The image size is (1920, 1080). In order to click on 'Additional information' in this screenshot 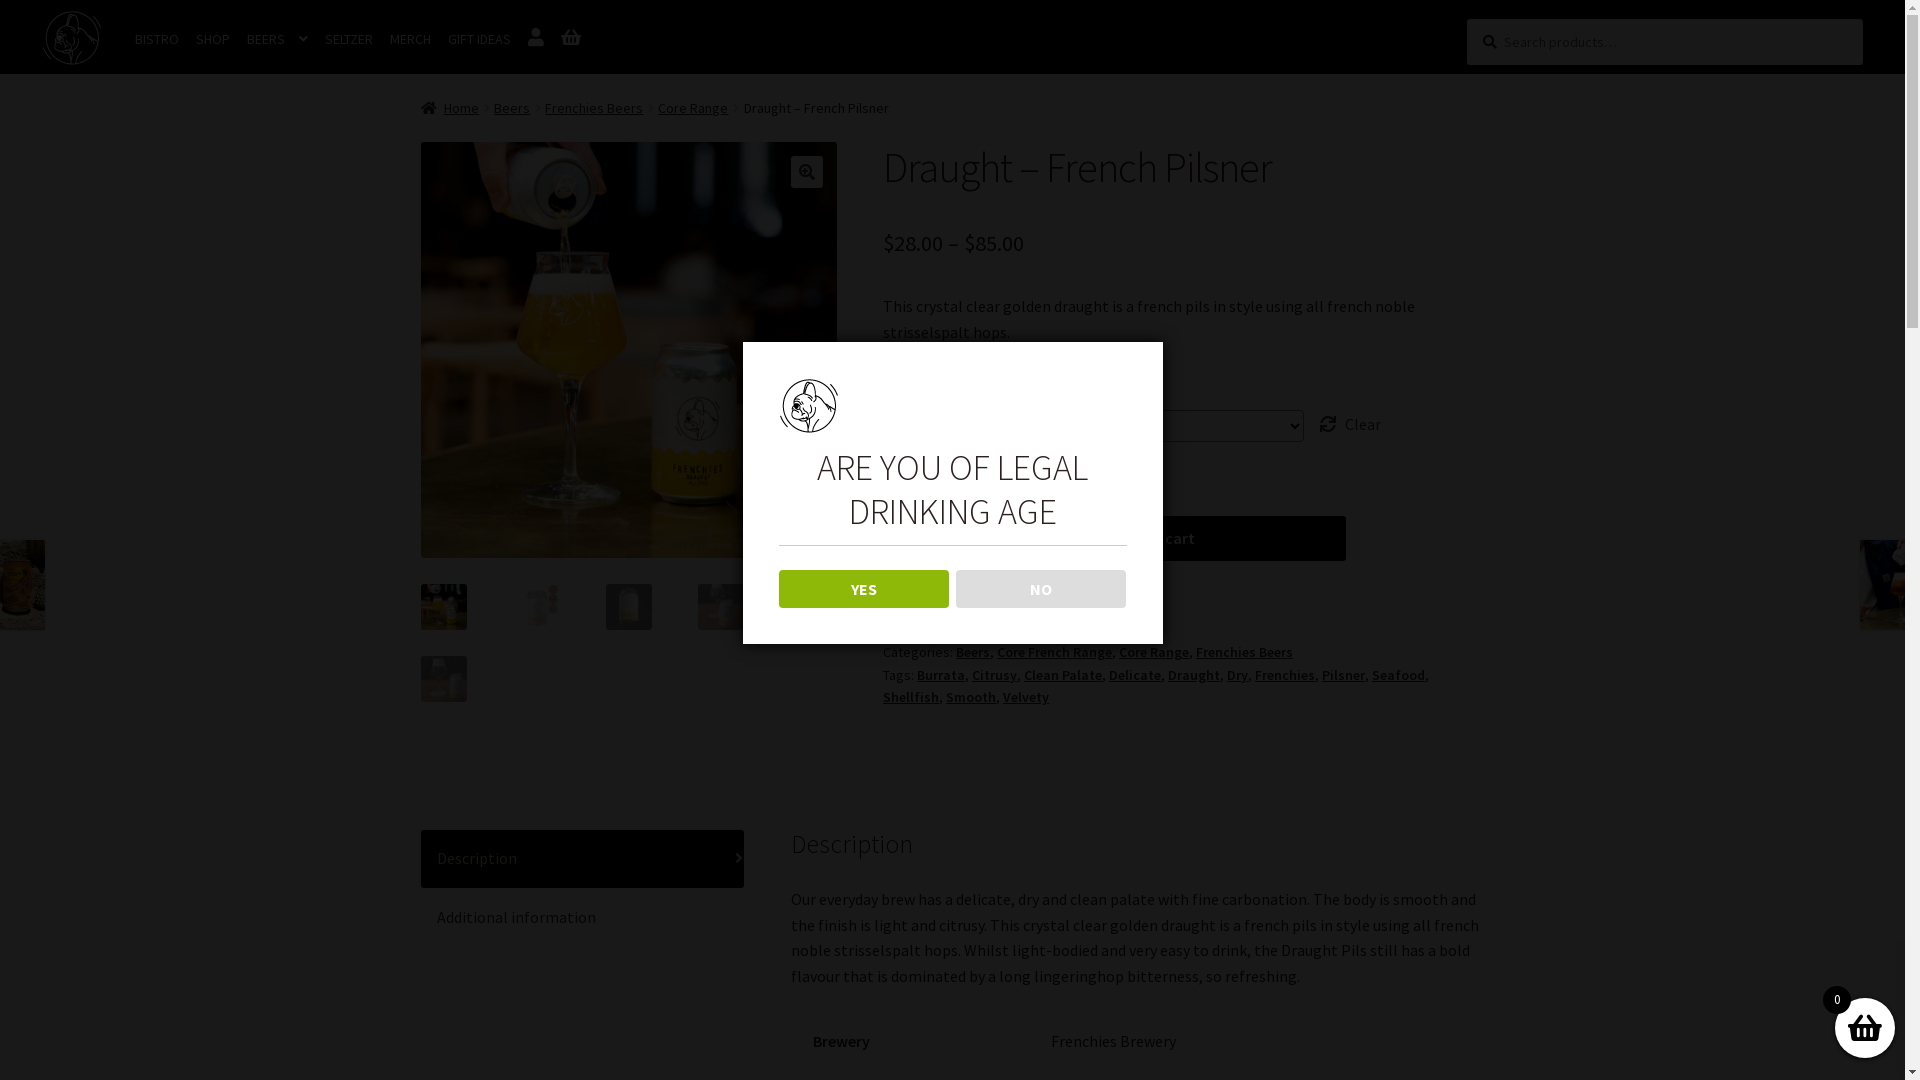, I will do `click(581, 918)`.